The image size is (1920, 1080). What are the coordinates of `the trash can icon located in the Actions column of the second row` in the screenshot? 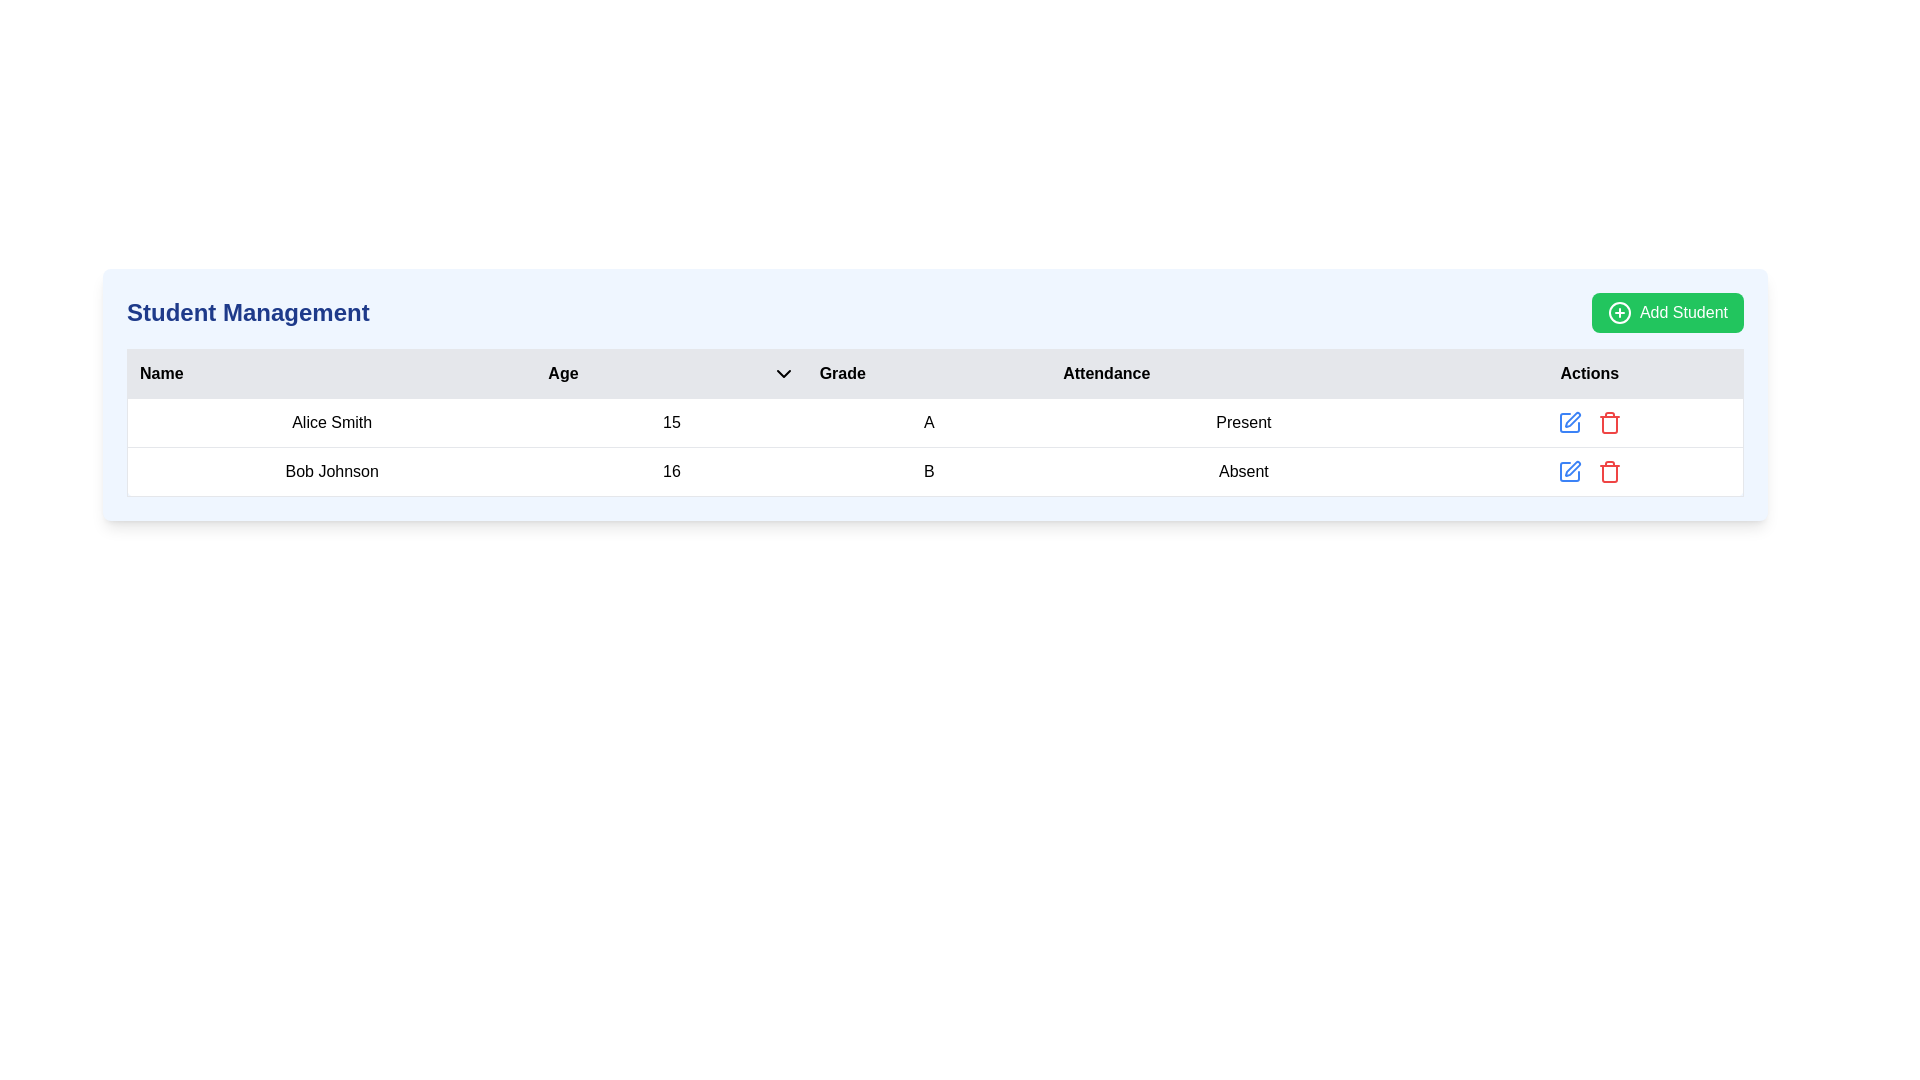 It's located at (1609, 474).